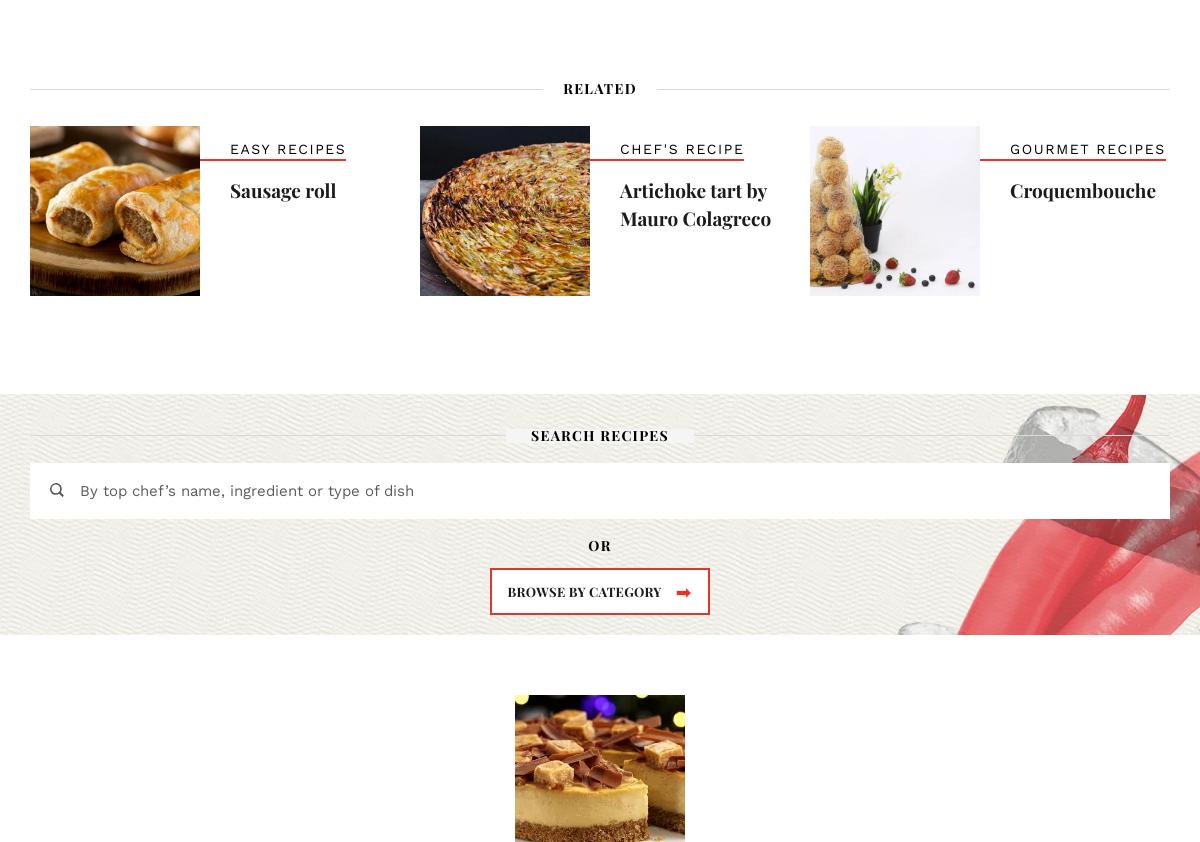  What do you see at coordinates (1086, 148) in the screenshot?
I see `'Gourmet Recipes'` at bounding box center [1086, 148].